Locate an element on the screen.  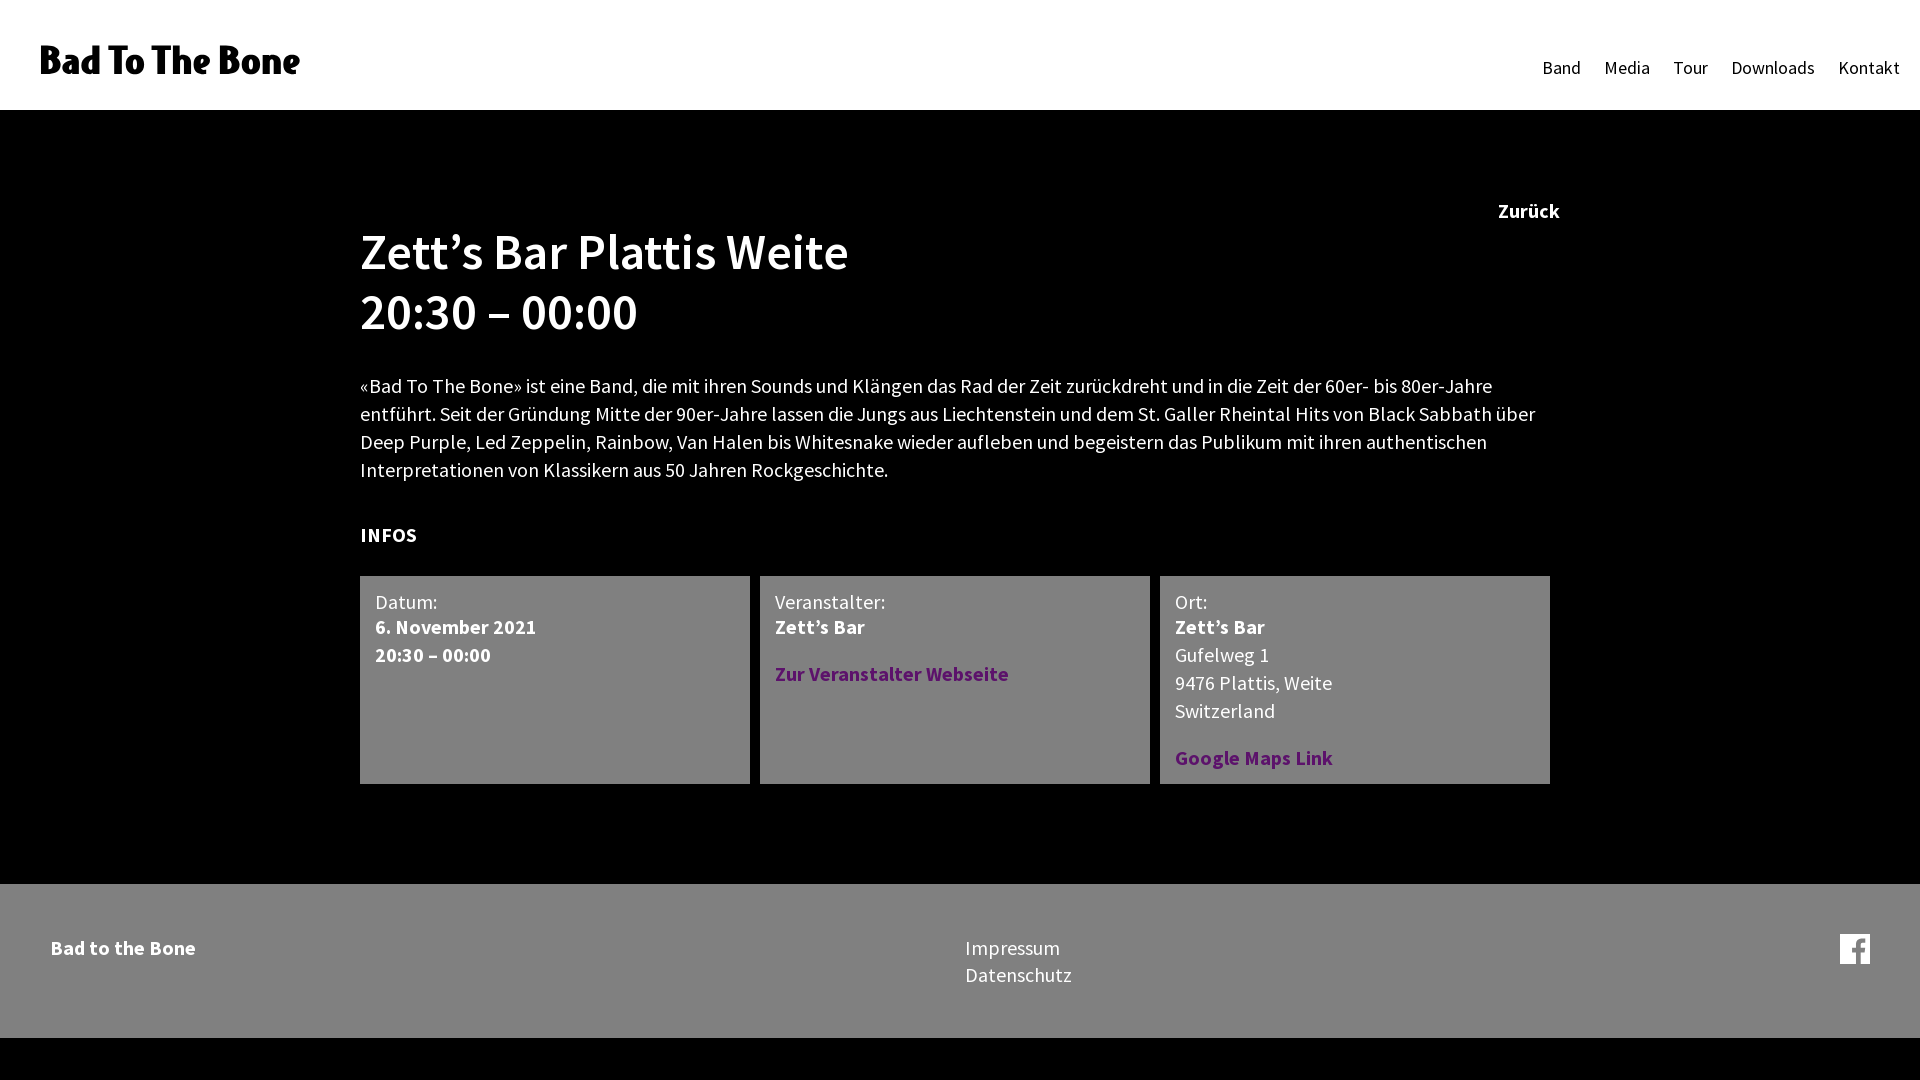
'Kontakt' is located at coordinates (1867, 67).